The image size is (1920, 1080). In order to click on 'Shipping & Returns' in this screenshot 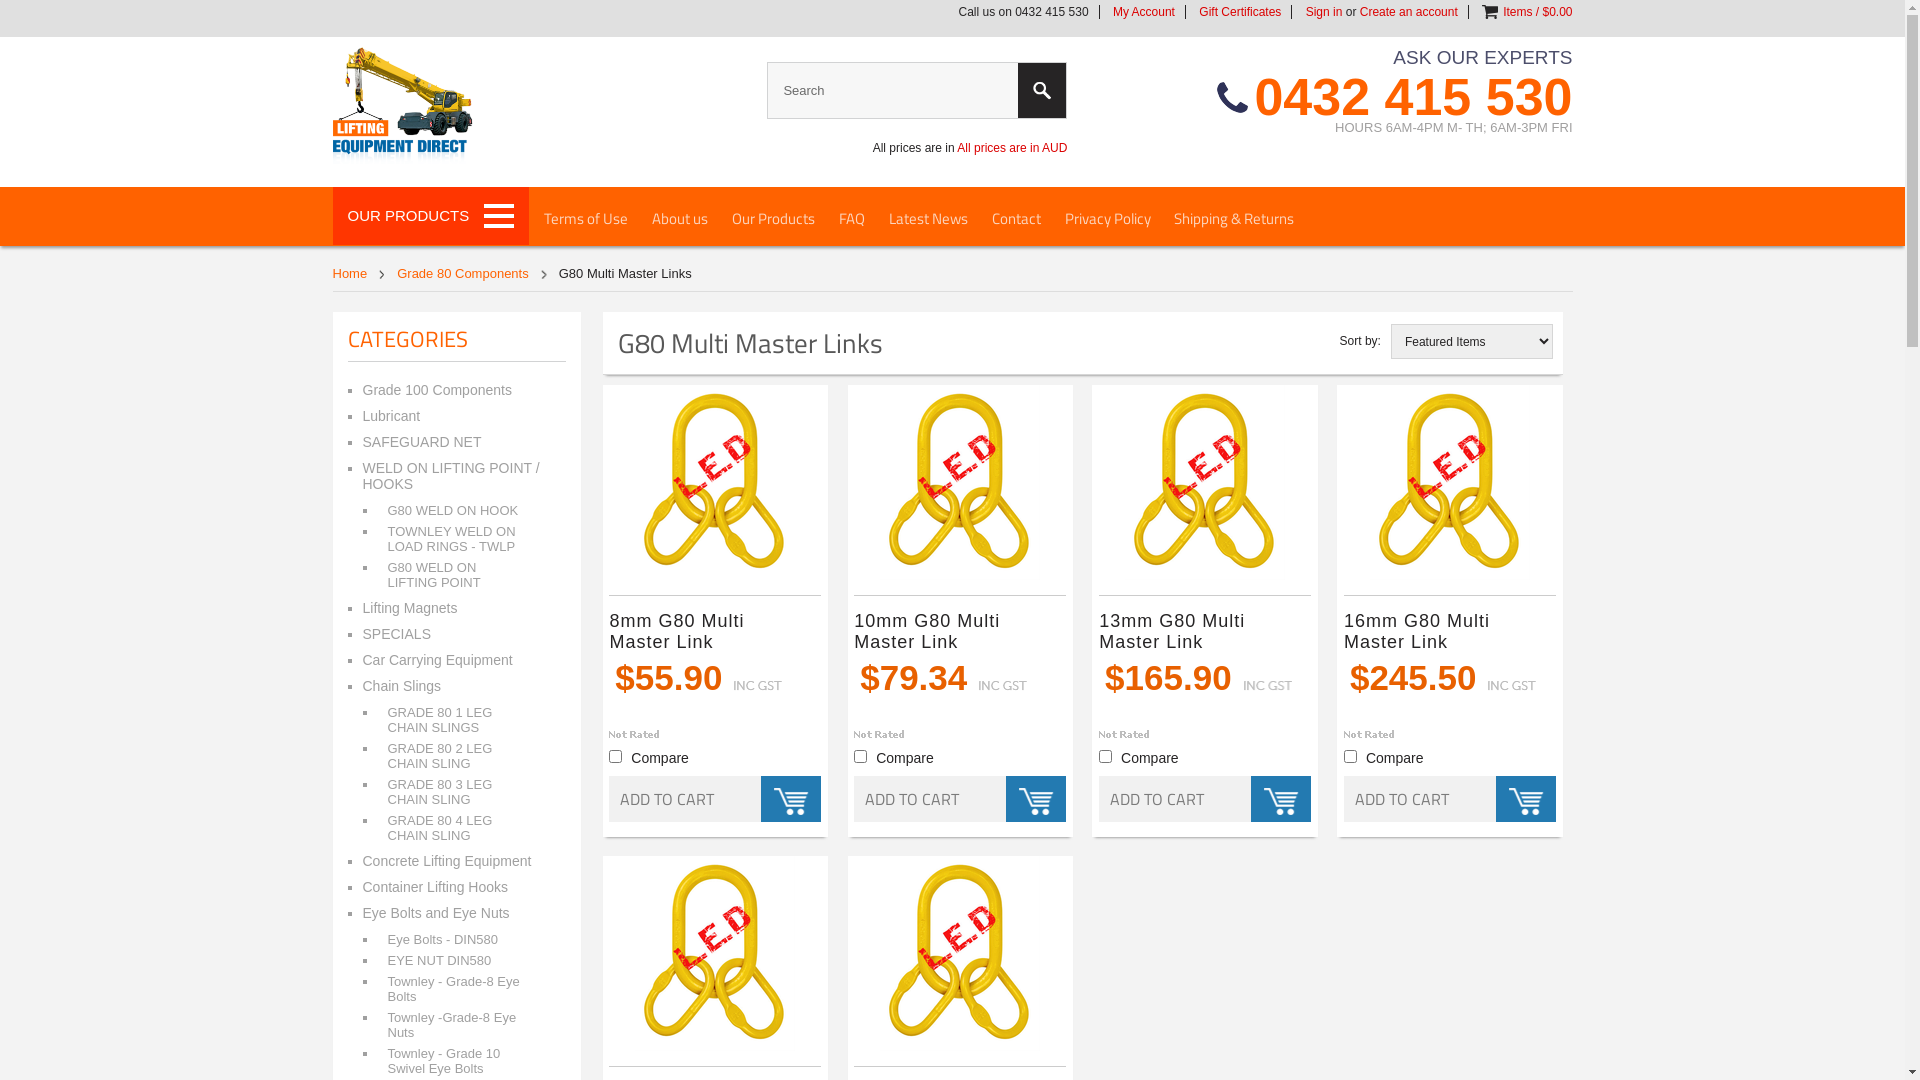, I will do `click(1232, 218)`.